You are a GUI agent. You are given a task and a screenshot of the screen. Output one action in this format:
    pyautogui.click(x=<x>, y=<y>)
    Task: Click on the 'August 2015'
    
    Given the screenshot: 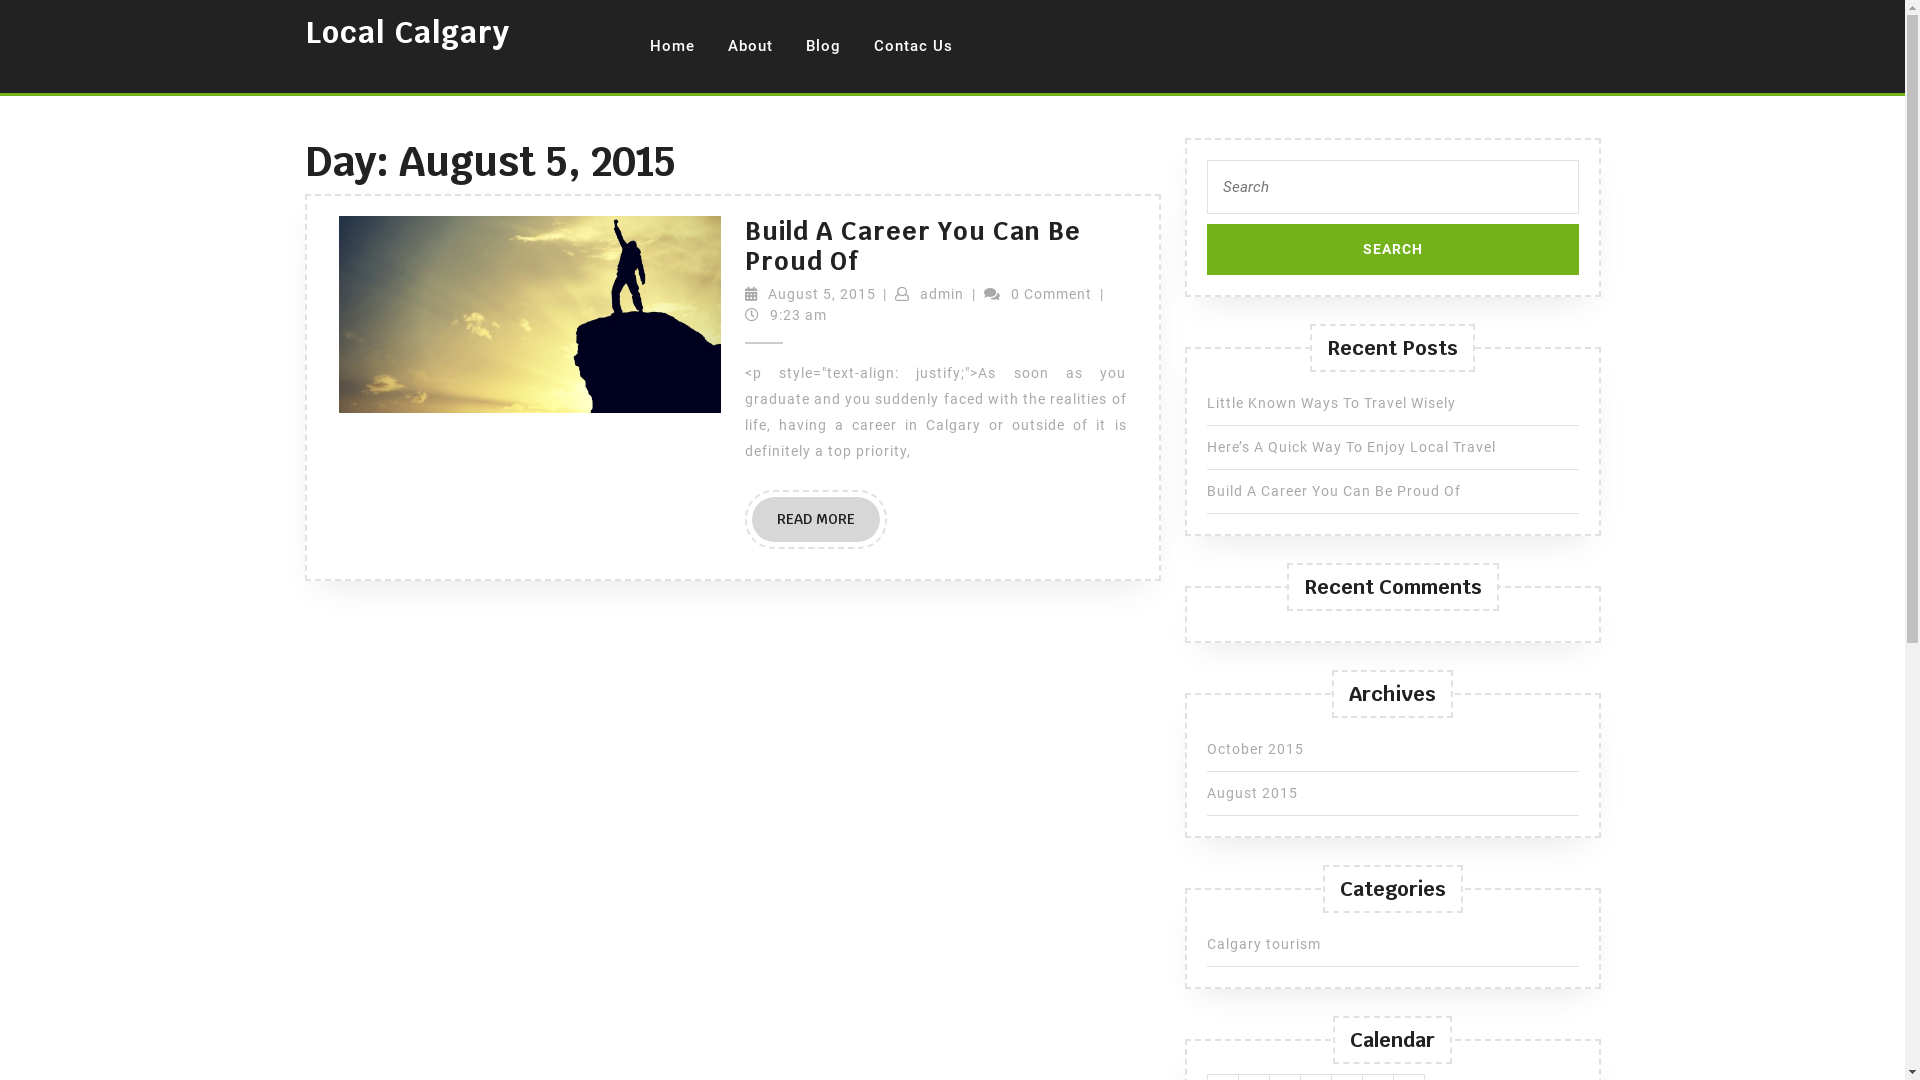 What is the action you would take?
    pyautogui.click(x=1250, y=792)
    